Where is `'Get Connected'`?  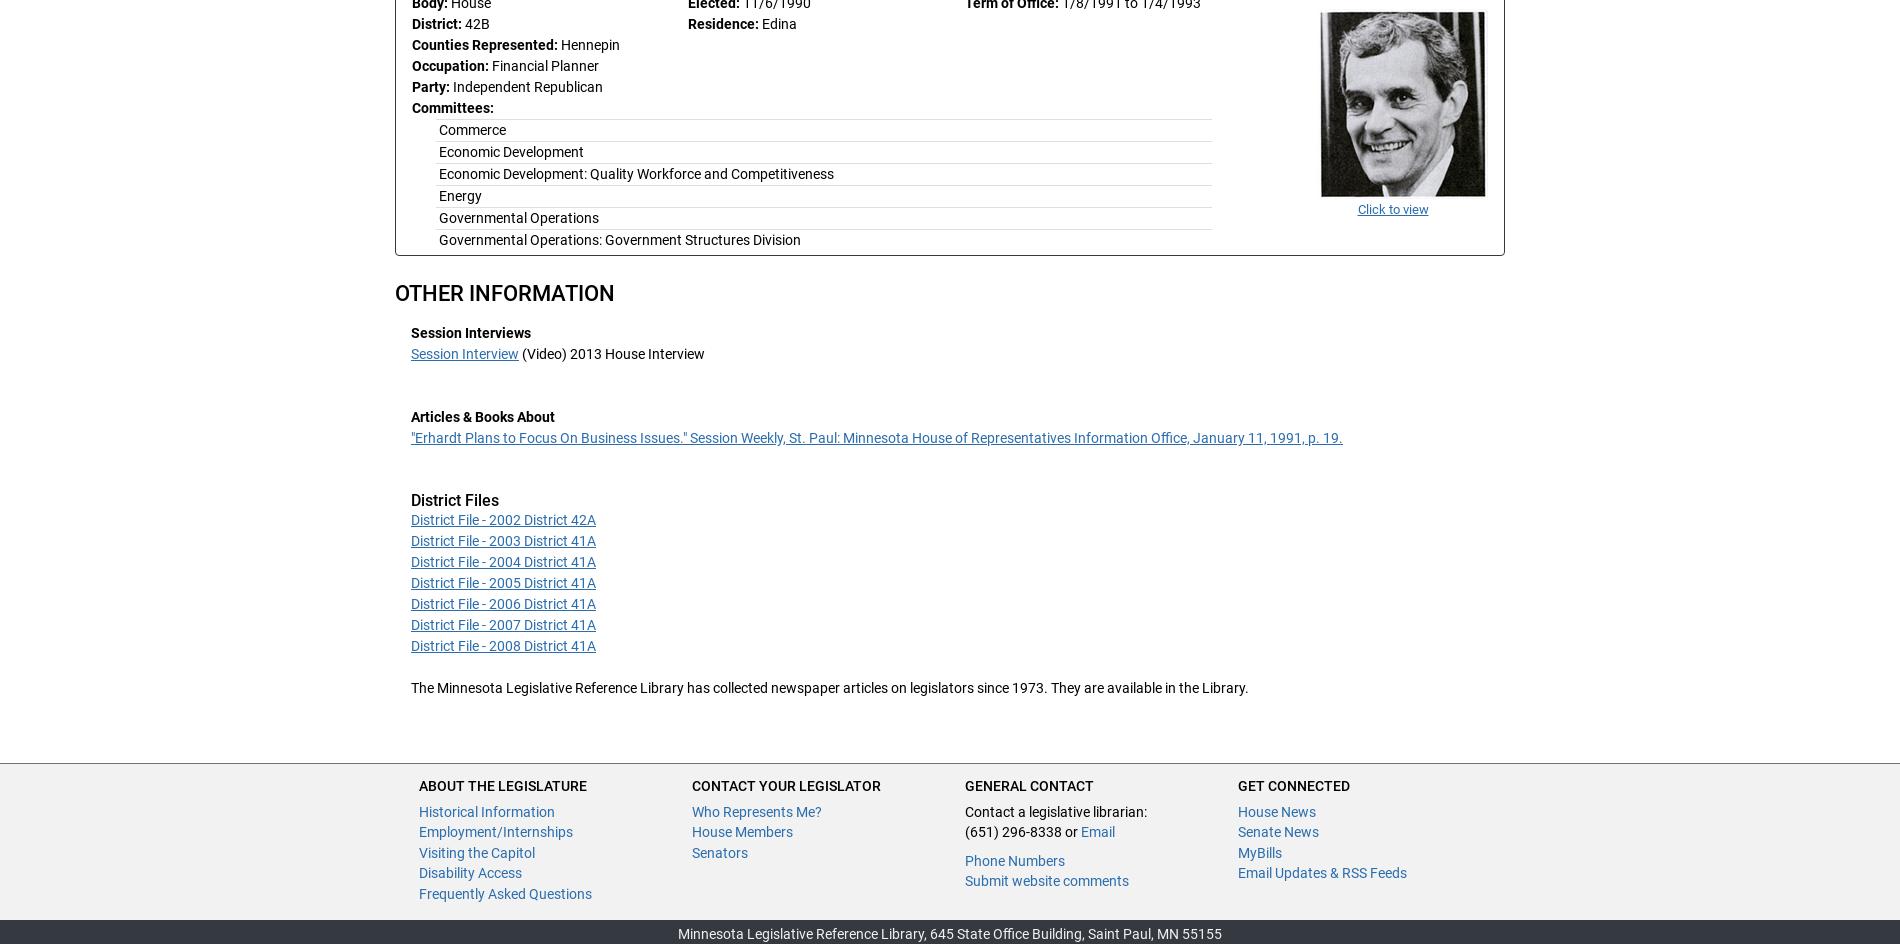 'Get Connected' is located at coordinates (1293, 784).